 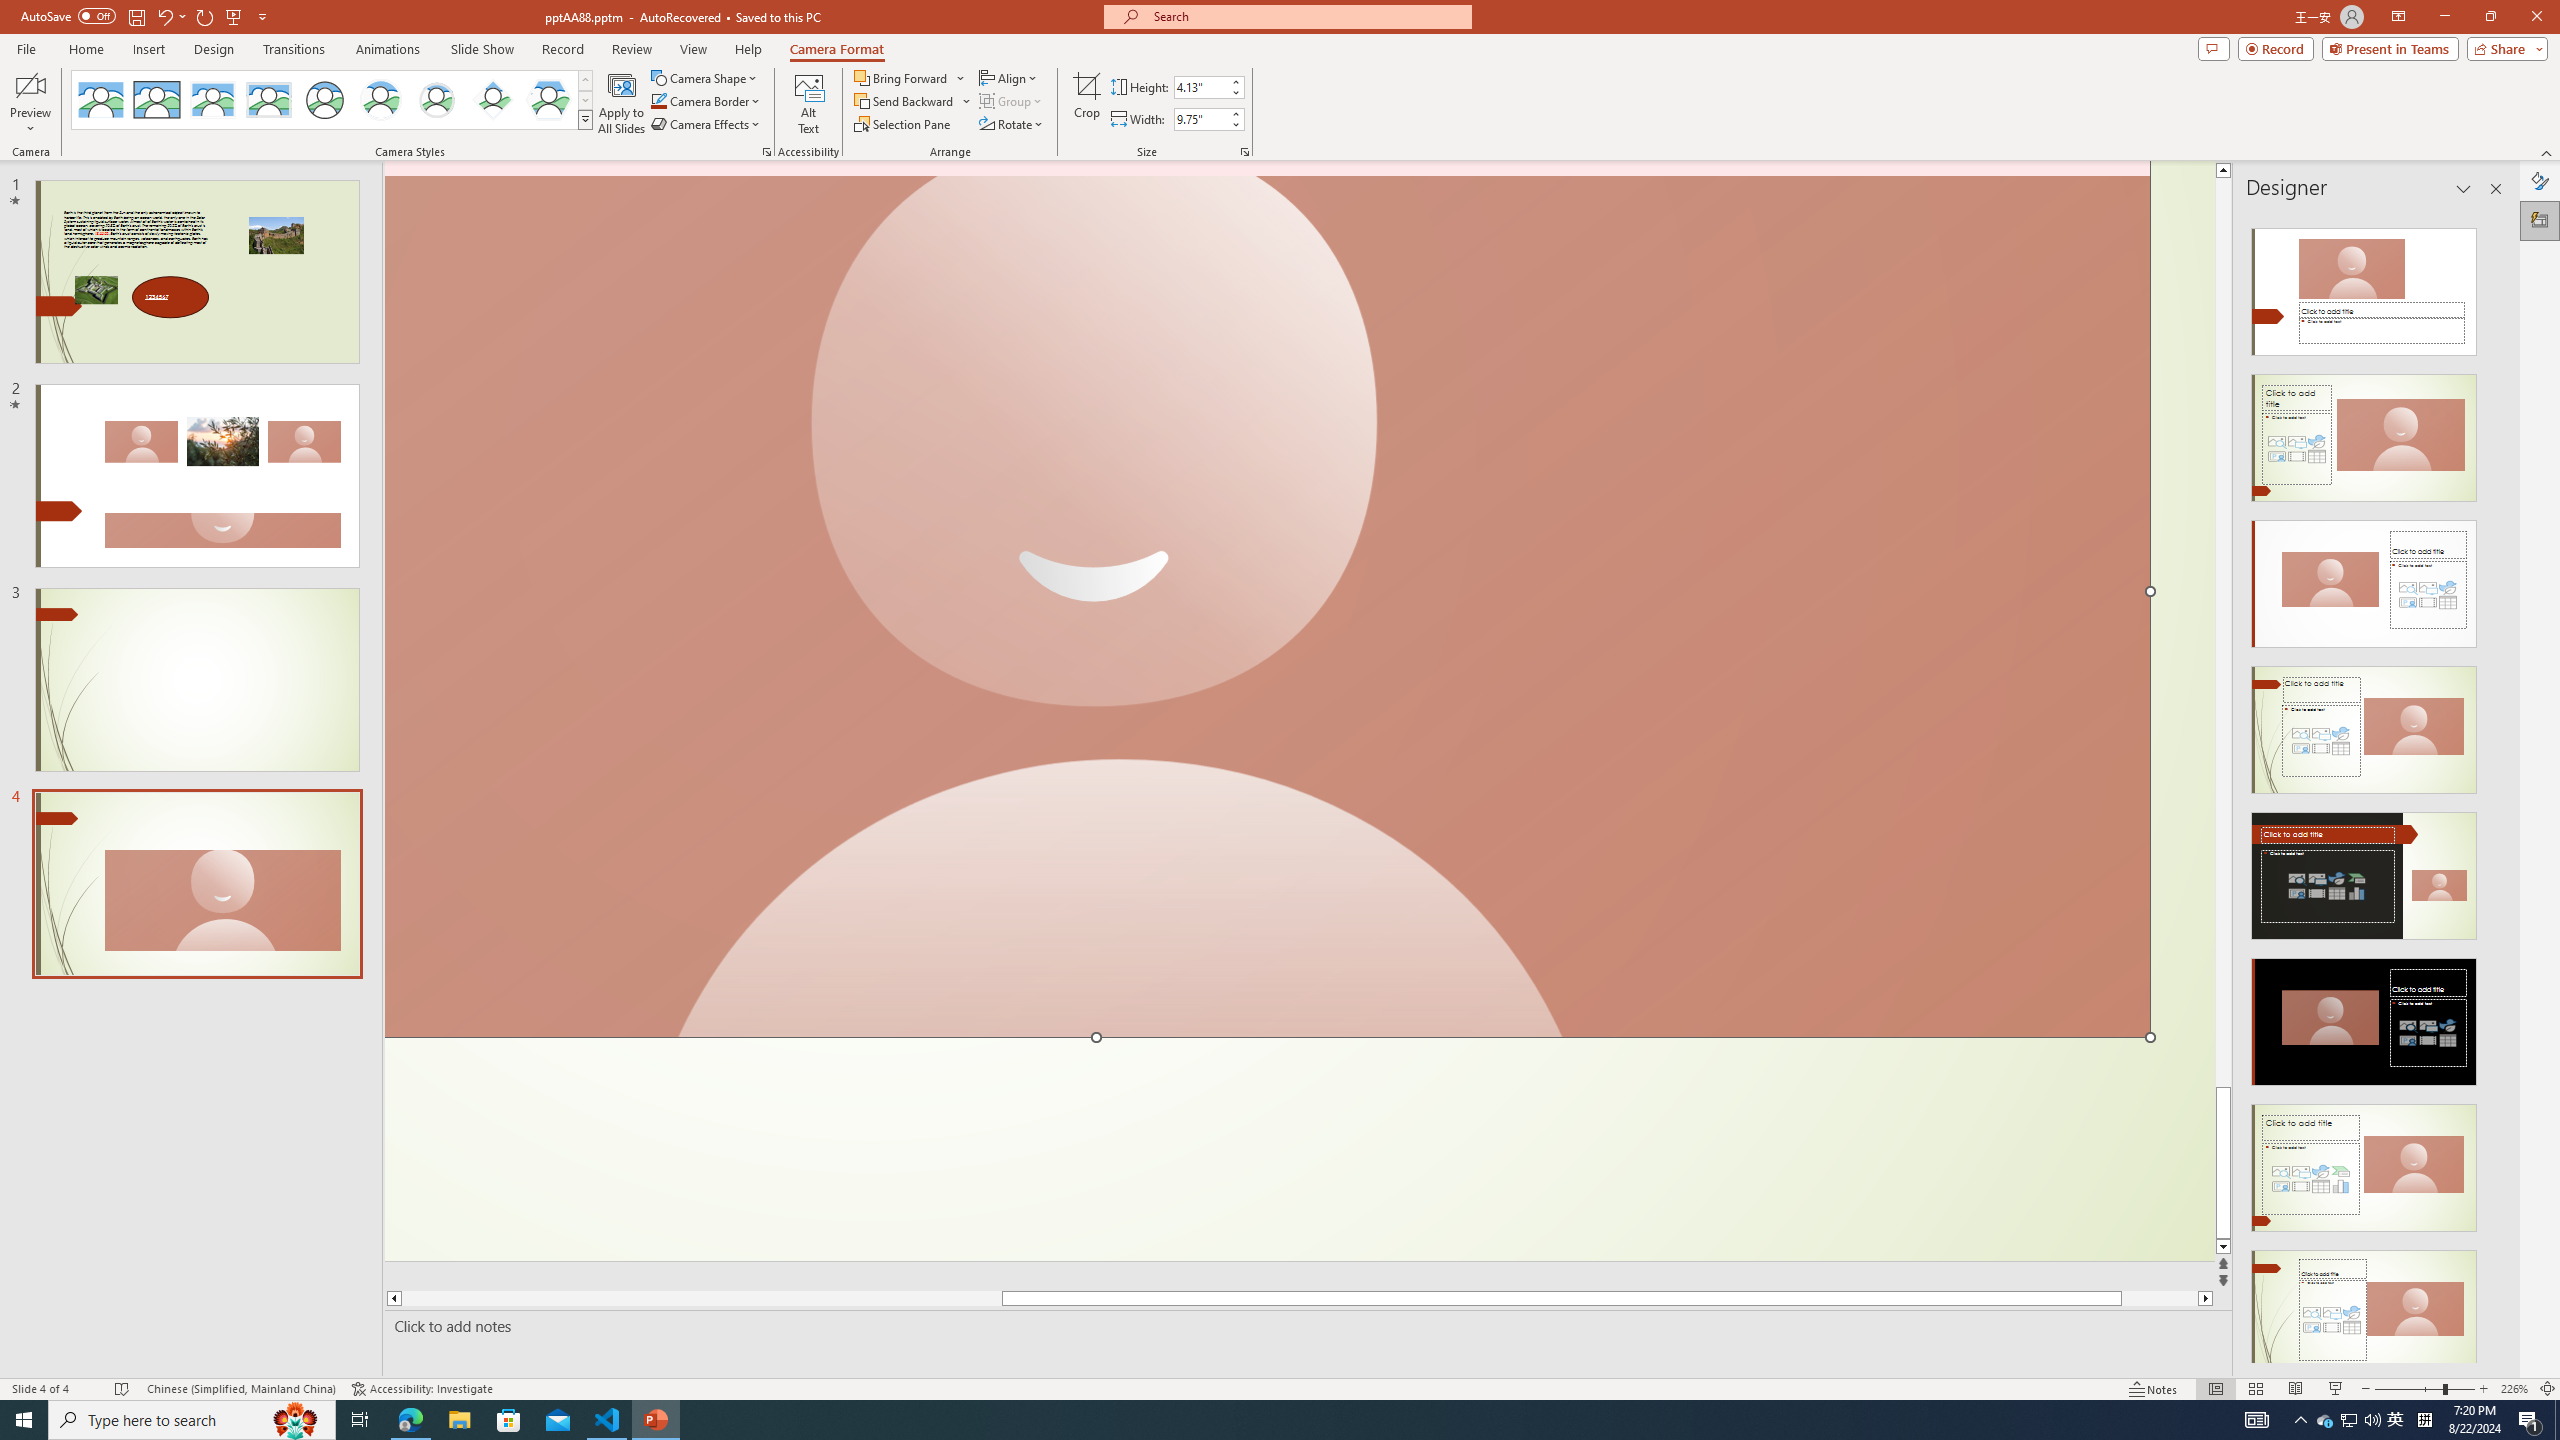 I want to click on 'Soft Edge Circle', so click(x=436, y=99).